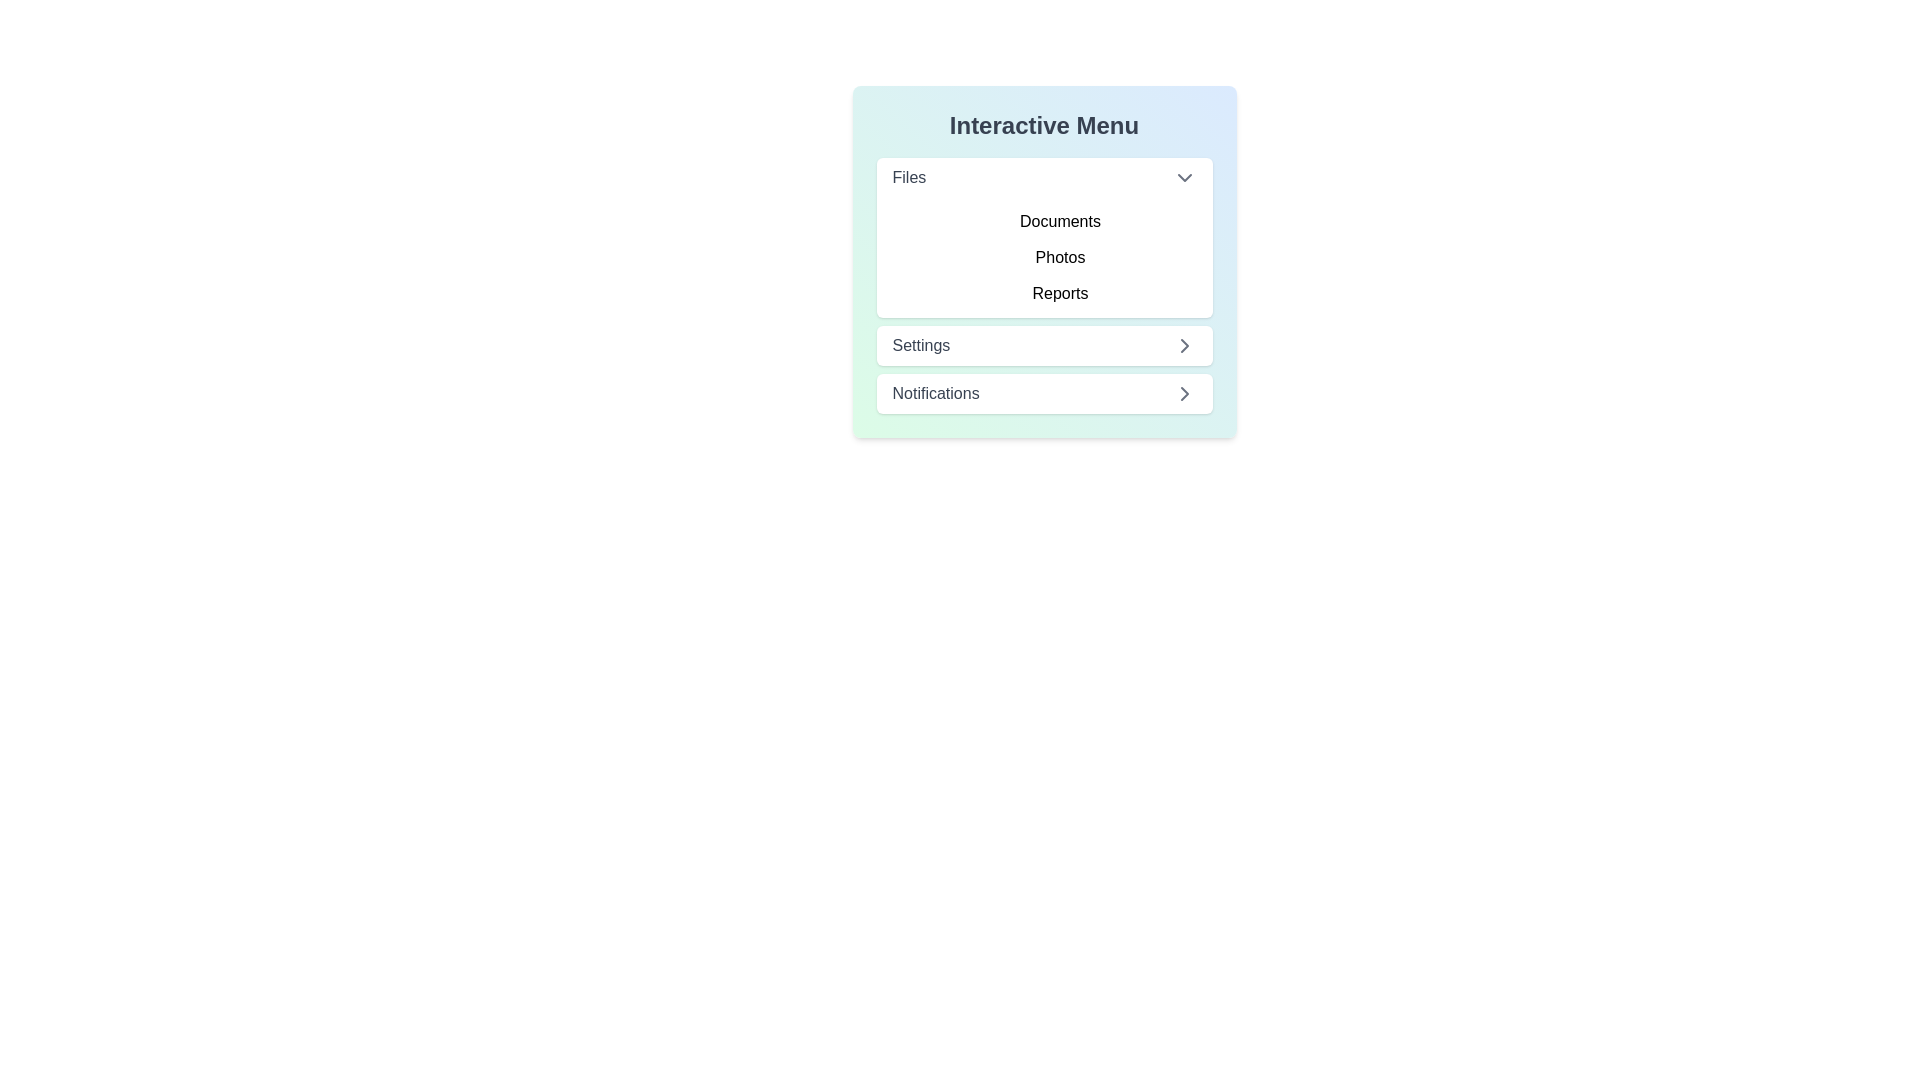  Describe the element at coordinates (1184, 393) in the screenshot. I see `the chevron arrow icon located on the right edge of the 'Settings' button row to indicate that users can access more content or navigate to a different page` at that location.